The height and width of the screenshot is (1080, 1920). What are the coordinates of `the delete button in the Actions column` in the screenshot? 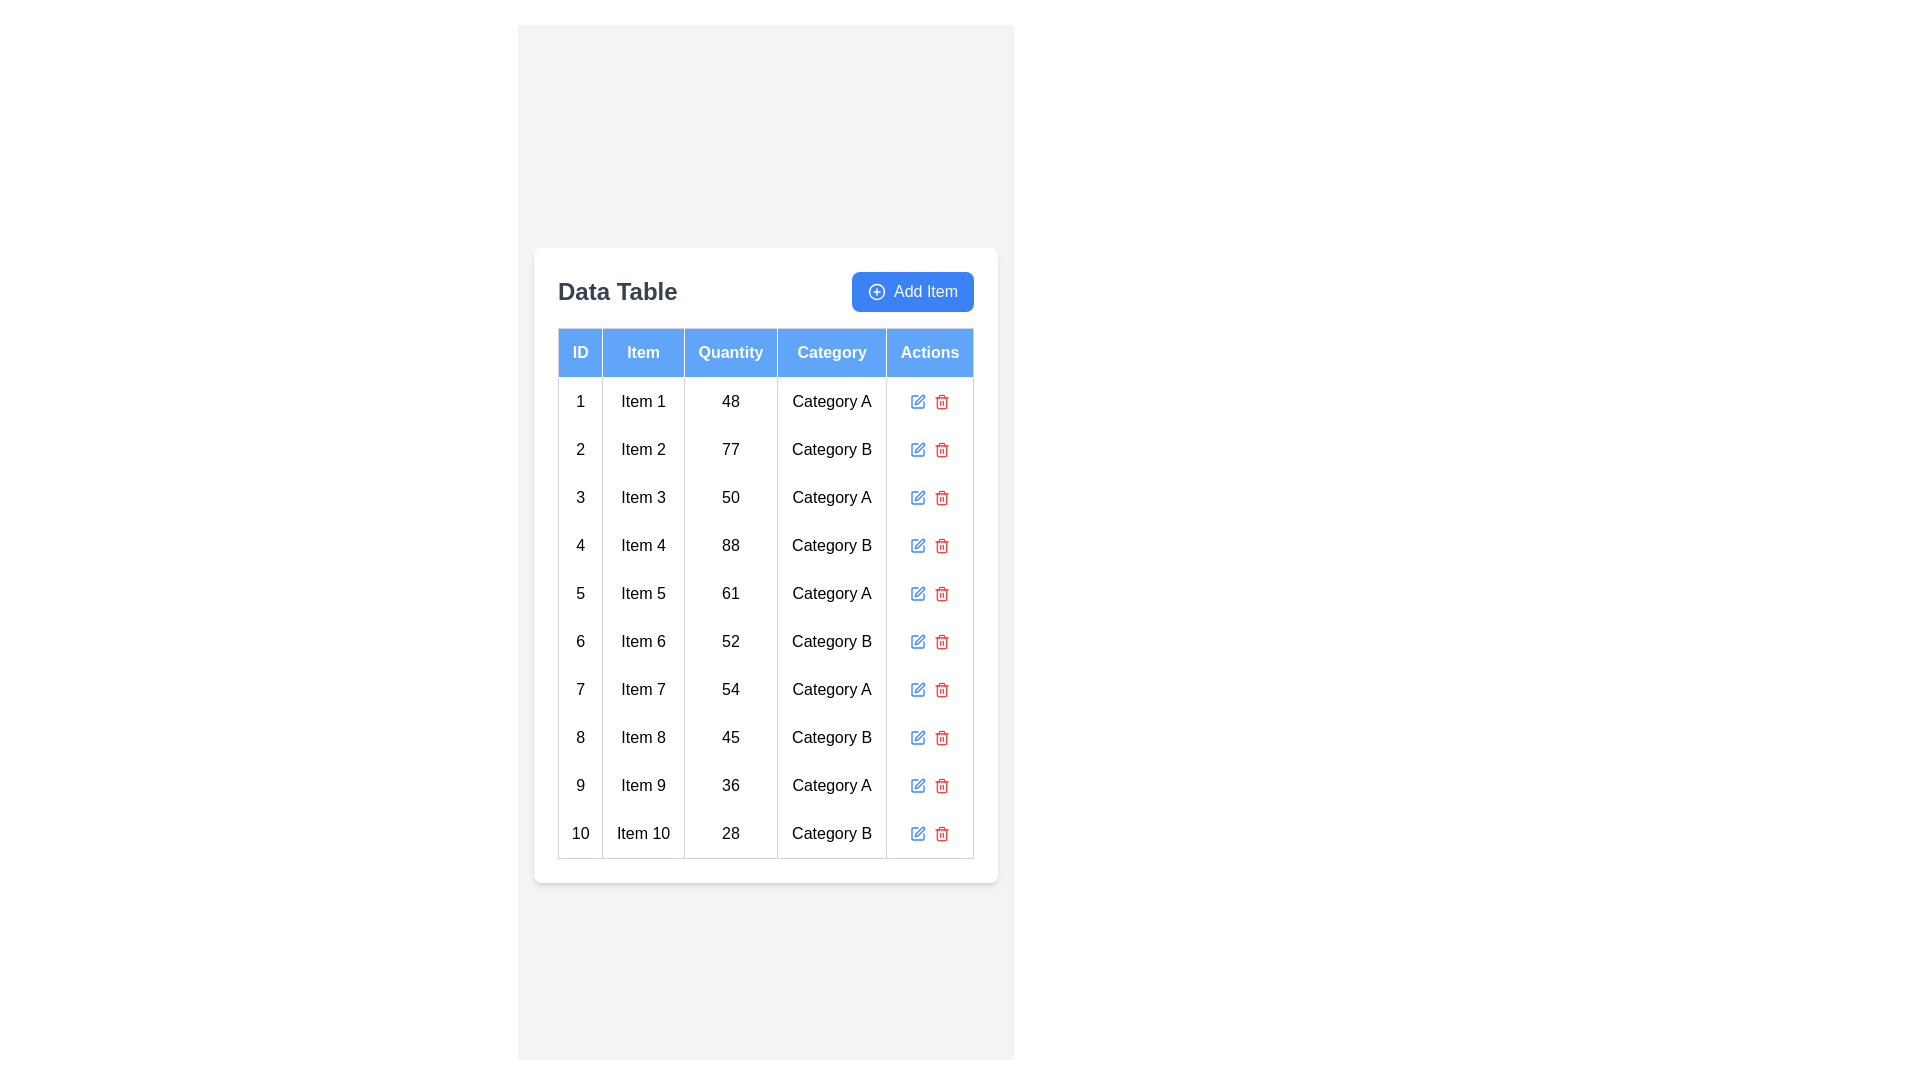 It's located at (929, 448).